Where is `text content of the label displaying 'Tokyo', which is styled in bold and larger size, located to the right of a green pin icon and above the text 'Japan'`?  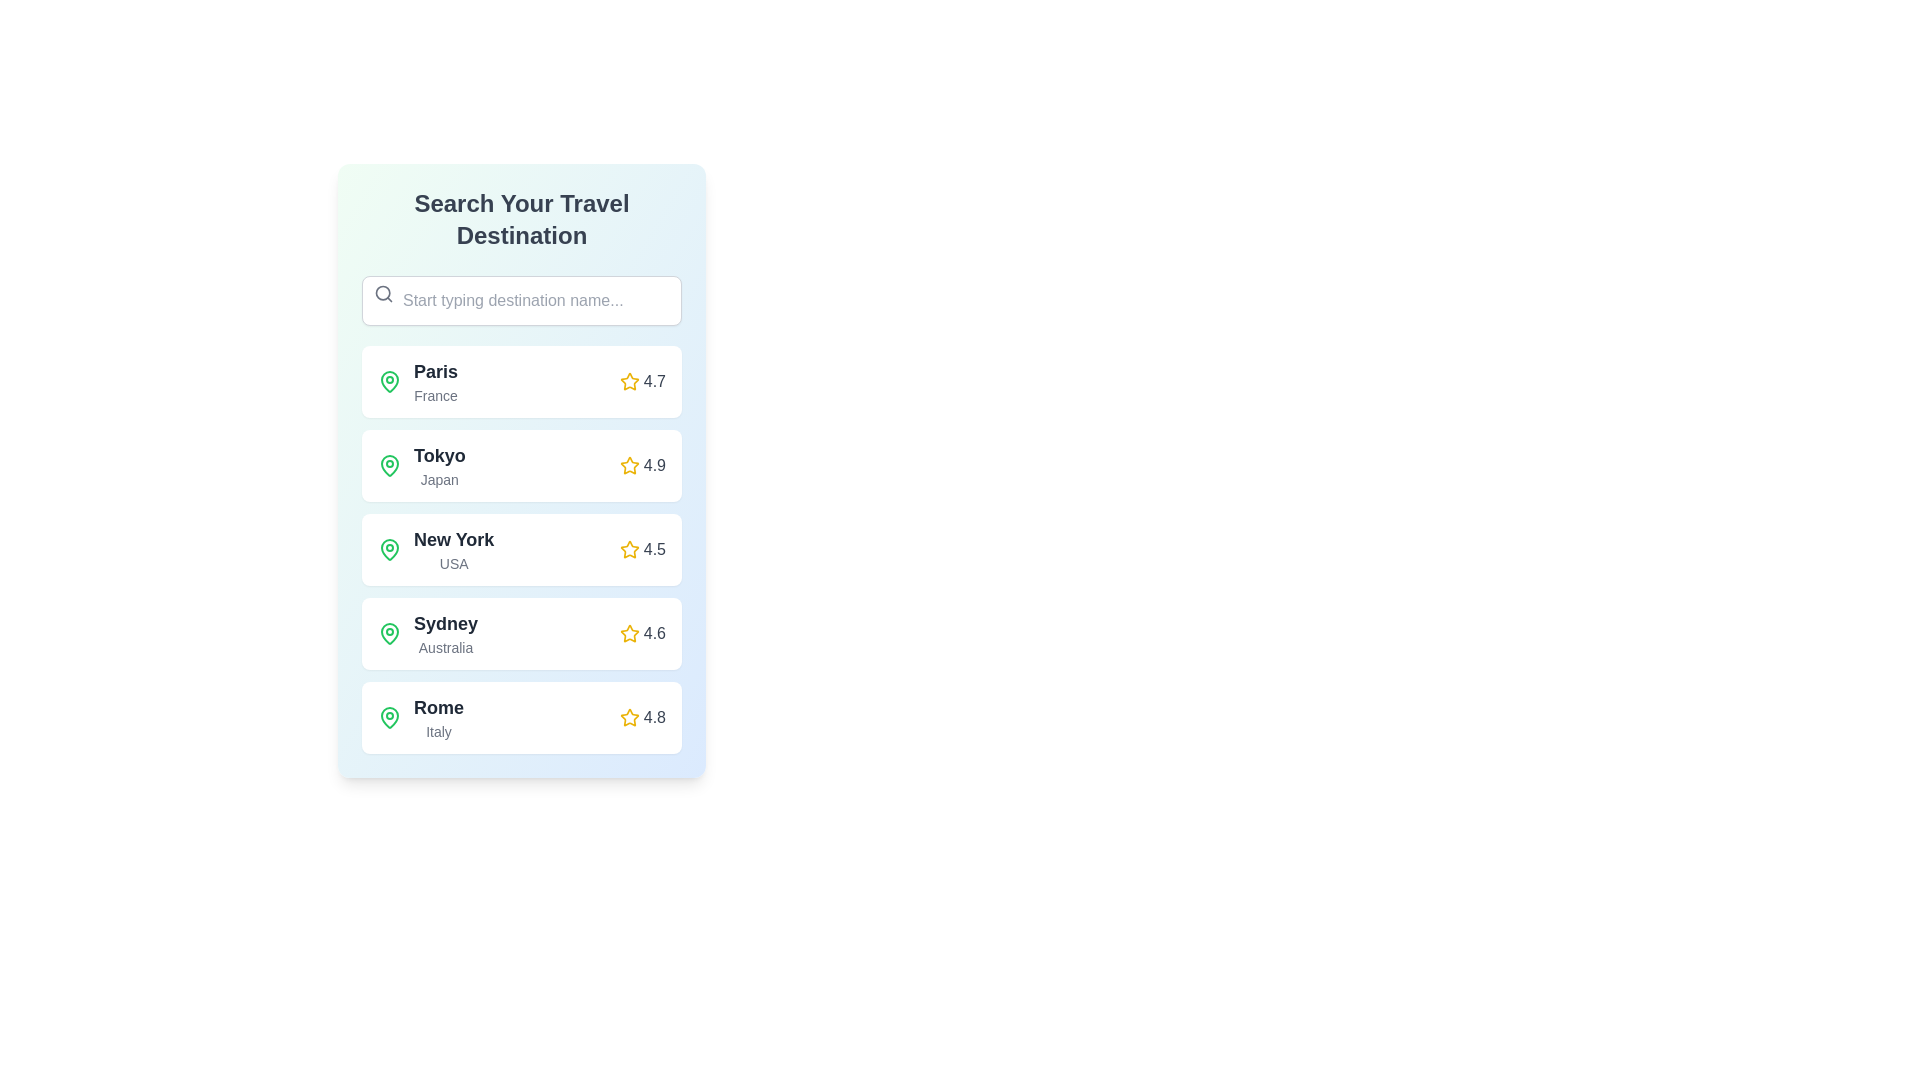 text content of the label displaying 'Tokyo', which is styled in bold and larger size, located to the right of a green pin icon and above the text 'Japan' is located at coordinates (438, 455).